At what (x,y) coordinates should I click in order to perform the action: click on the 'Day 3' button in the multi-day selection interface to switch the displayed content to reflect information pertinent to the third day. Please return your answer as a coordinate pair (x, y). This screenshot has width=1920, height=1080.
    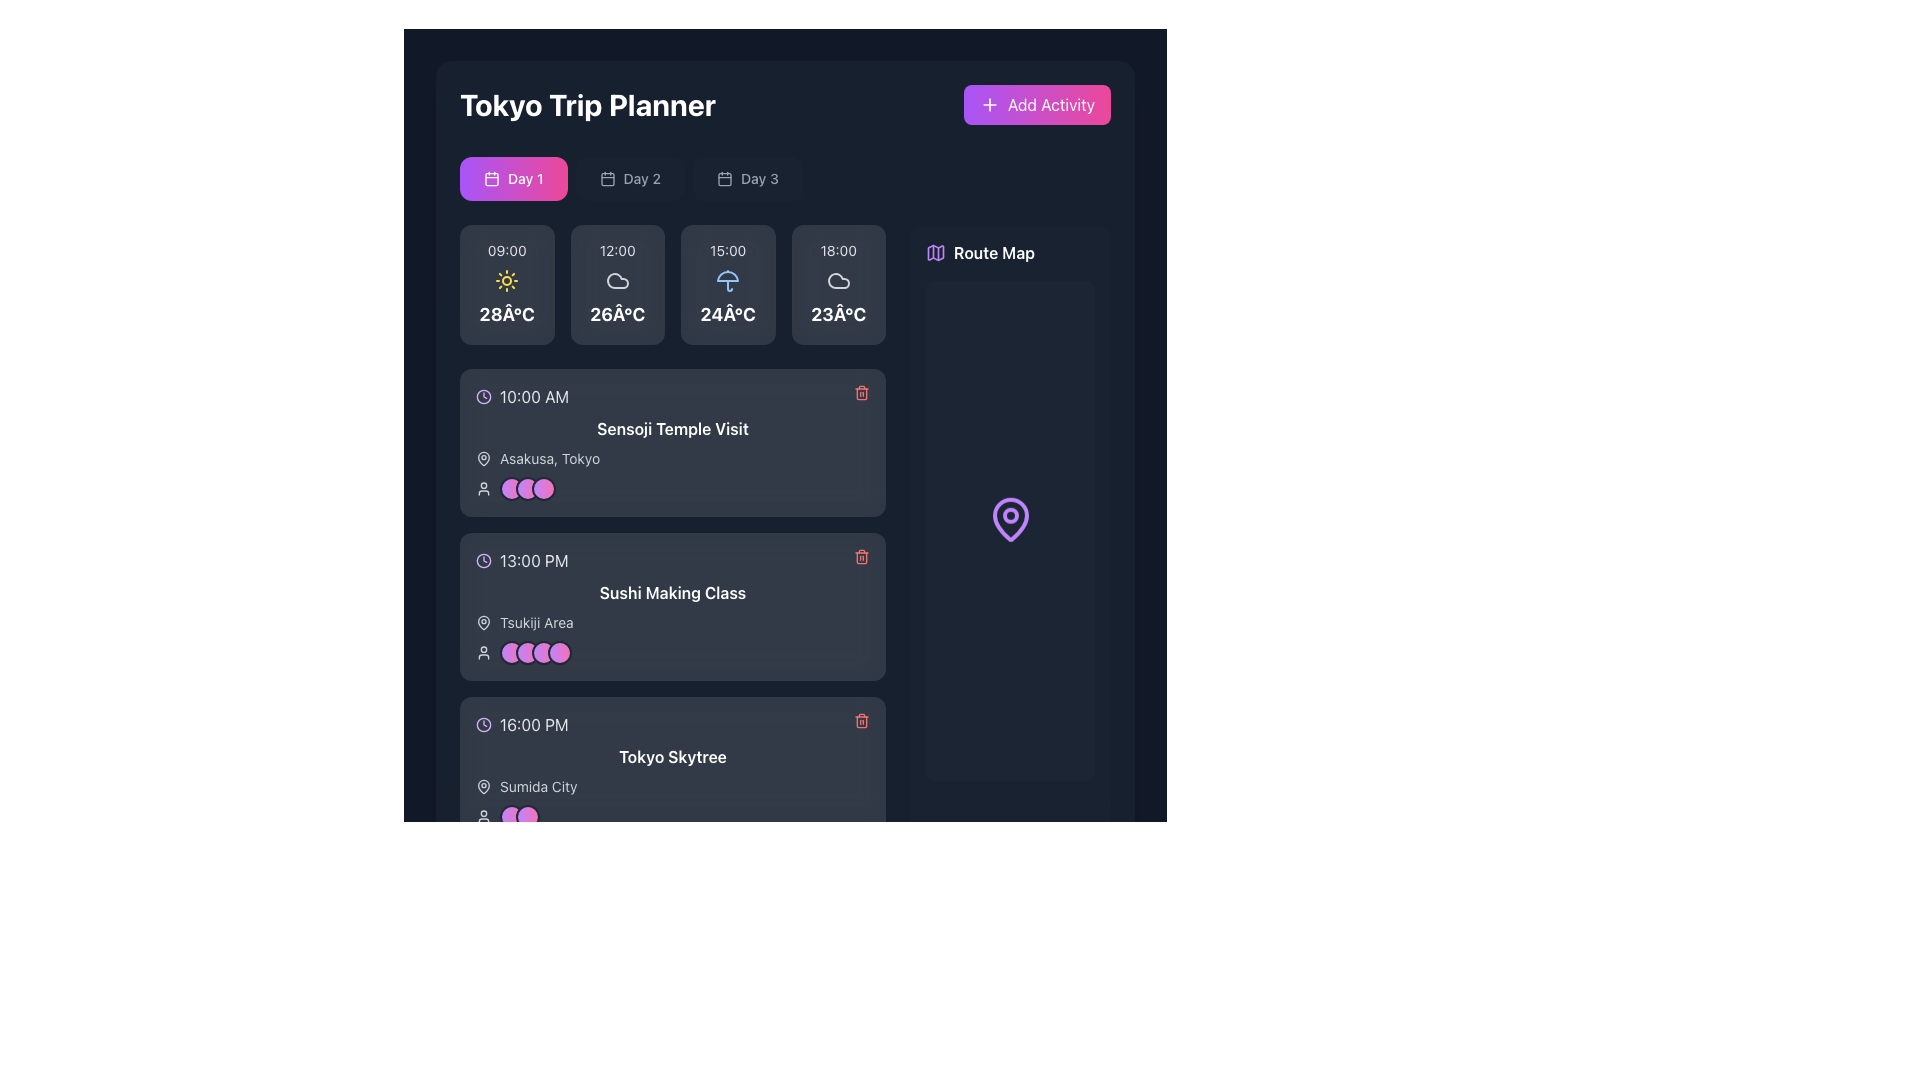
    Looking at the image, I should click on (746, 177).